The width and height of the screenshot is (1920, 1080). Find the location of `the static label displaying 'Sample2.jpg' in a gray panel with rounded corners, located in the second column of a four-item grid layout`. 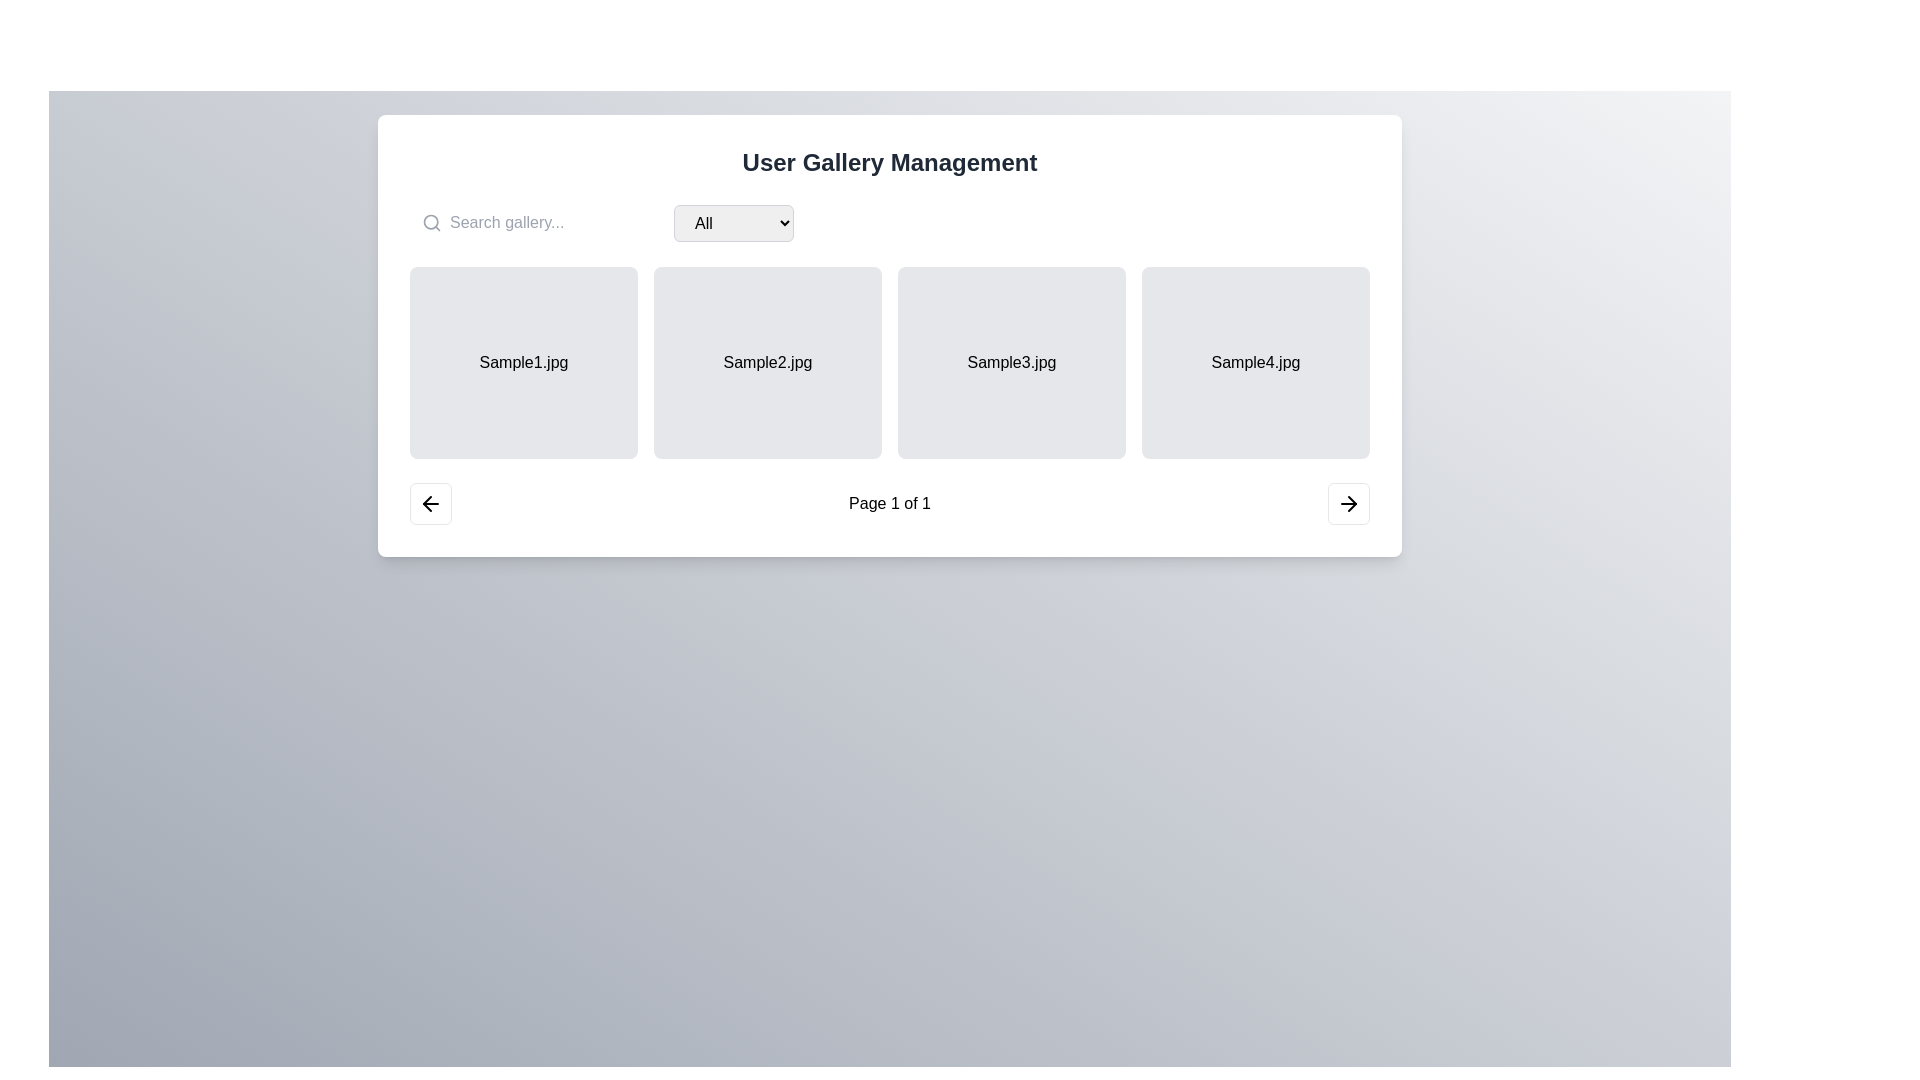

the static label displaying 'Sample2.jpg' in a gray panel with rounded corners, located in the second column of a four-item grid layout is located at coordinates (767, 362).